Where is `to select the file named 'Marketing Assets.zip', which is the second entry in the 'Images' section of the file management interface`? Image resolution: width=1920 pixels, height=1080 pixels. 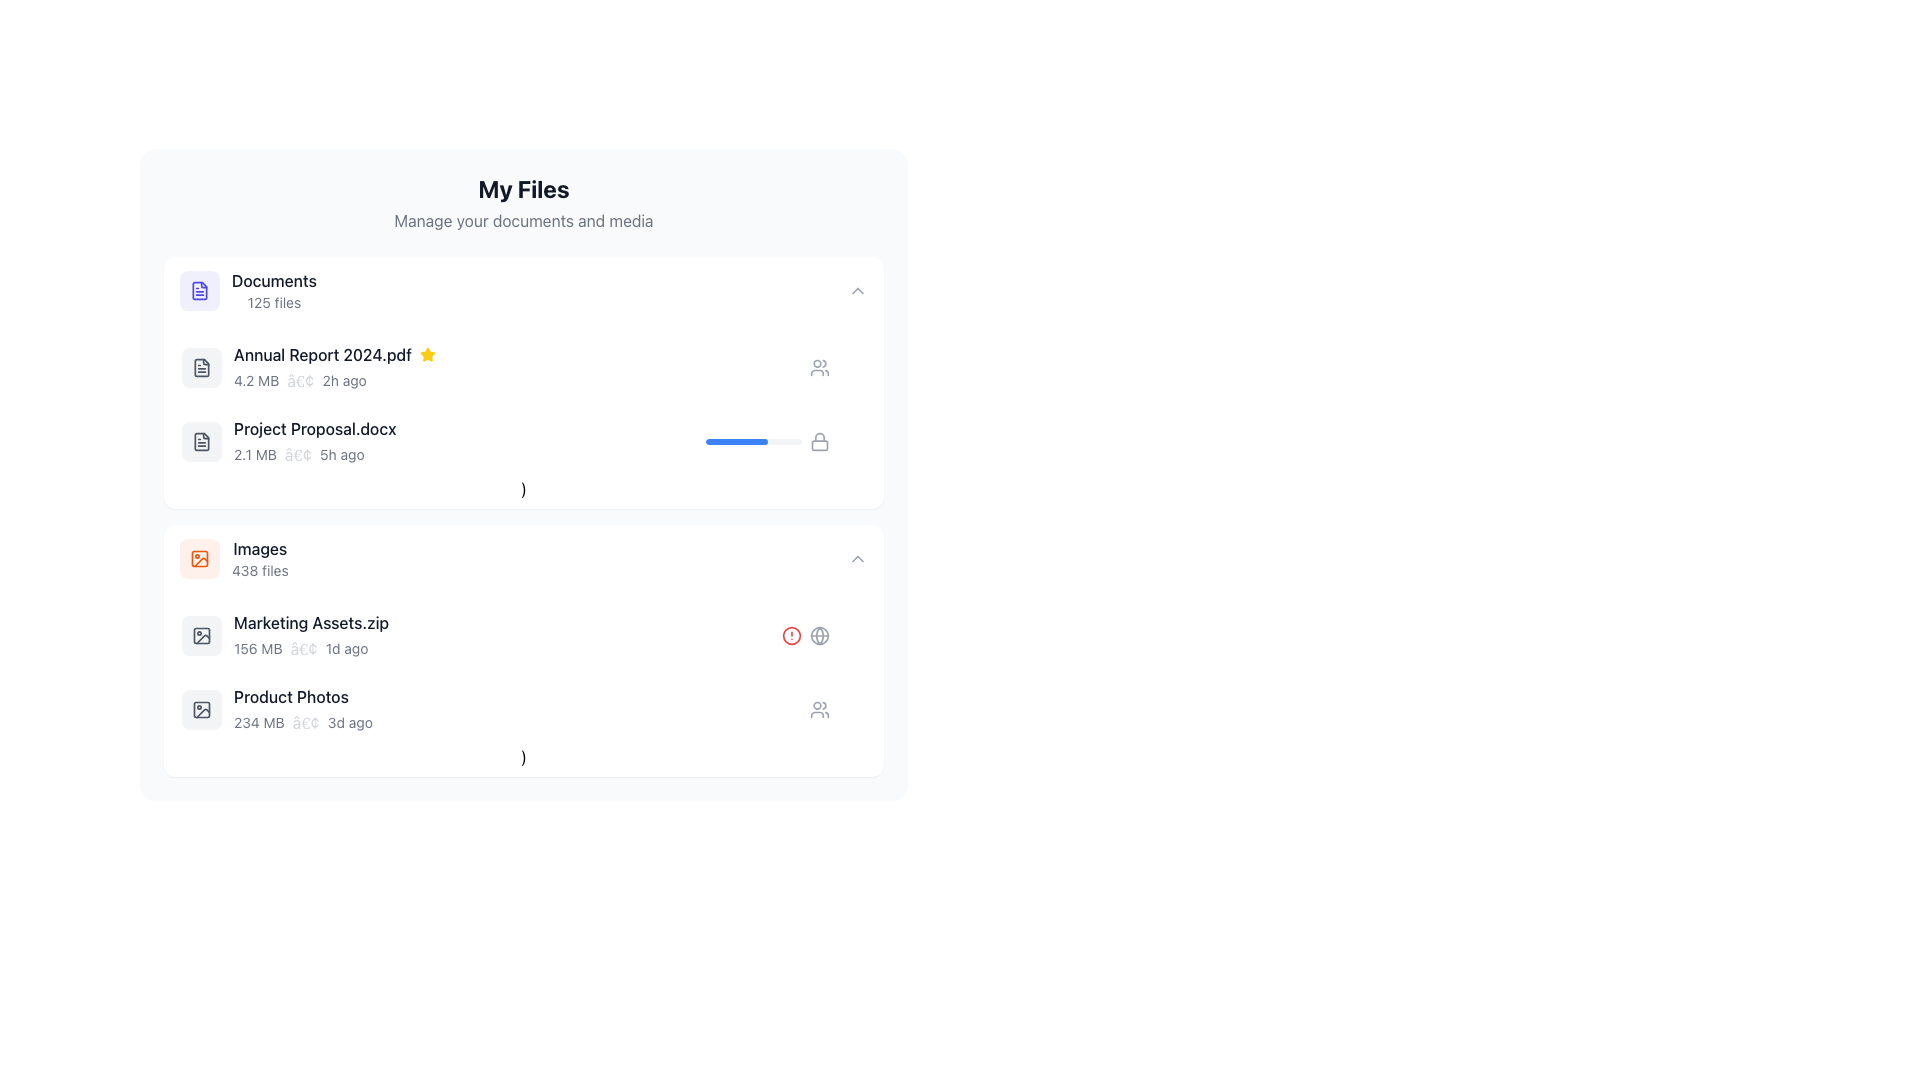
to select the file named 'Marketing Assets.zip', which is the second entry in the 'Images' section of the file management interface is located at coordinates (523, 636).